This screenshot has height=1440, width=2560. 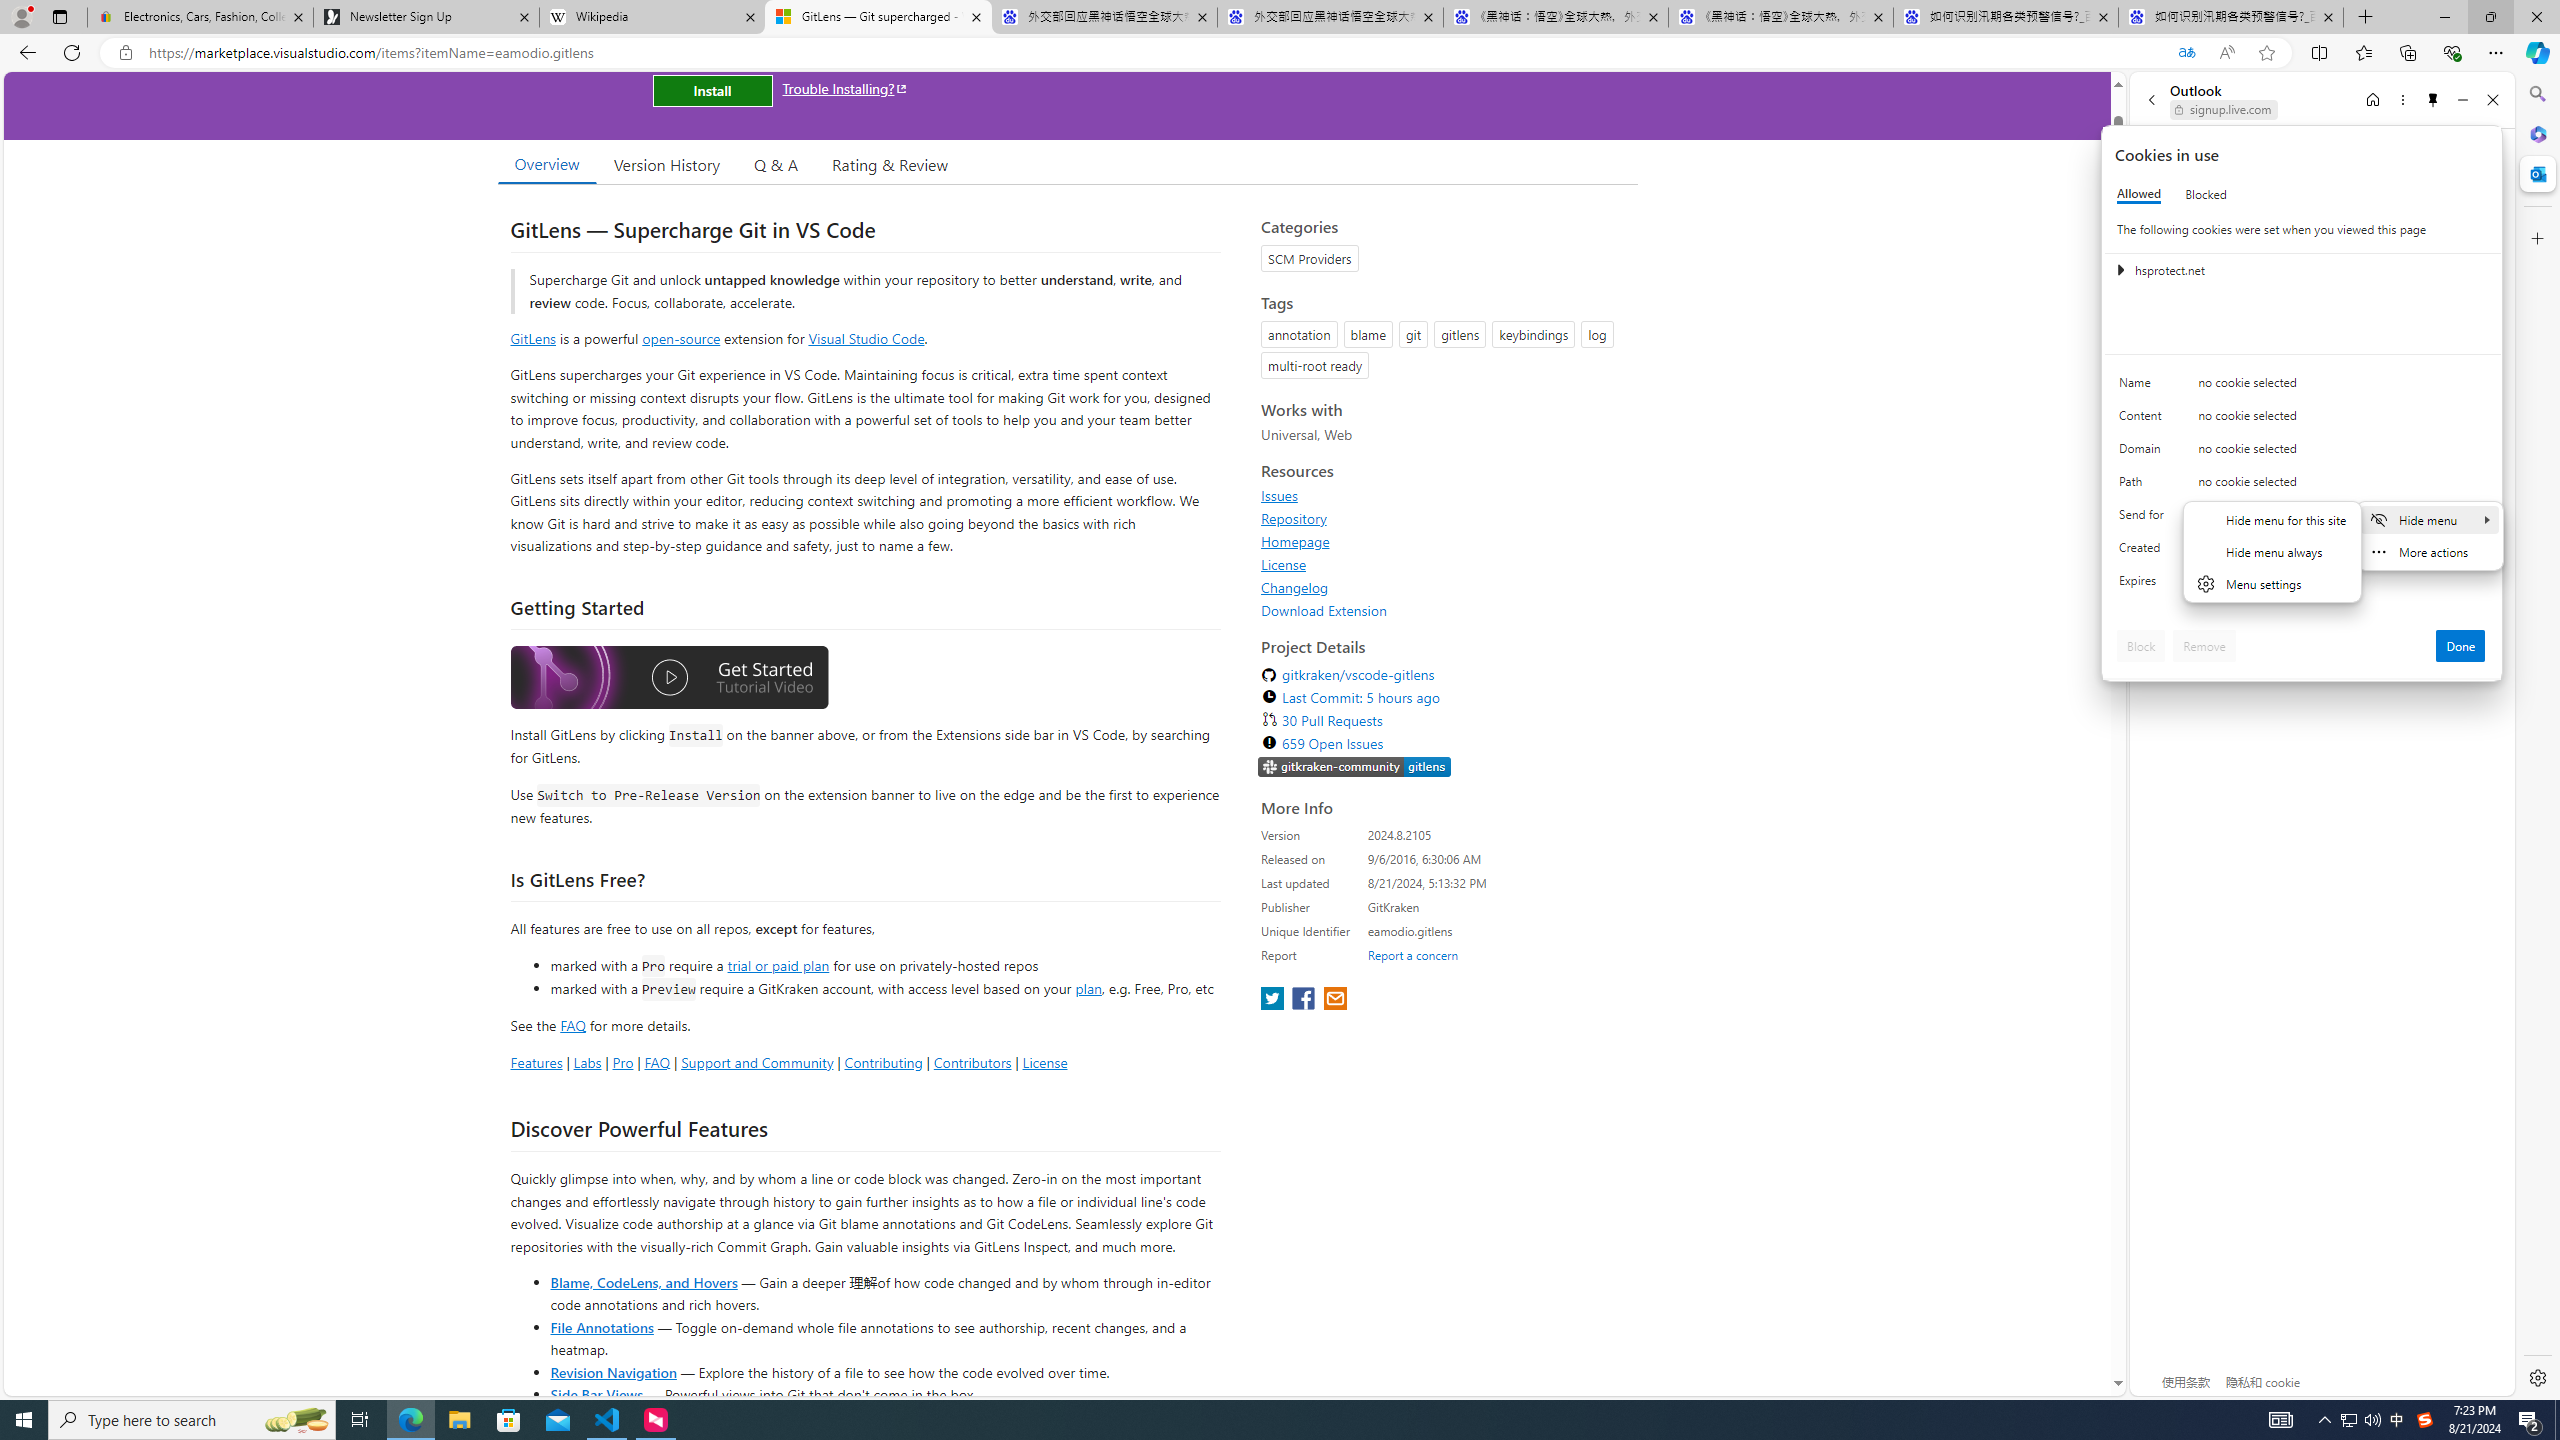 What do you see at coordinates (2429, 518) in the screenshot?
I see `'Hide menu'` at bounding box center [2429, 518].